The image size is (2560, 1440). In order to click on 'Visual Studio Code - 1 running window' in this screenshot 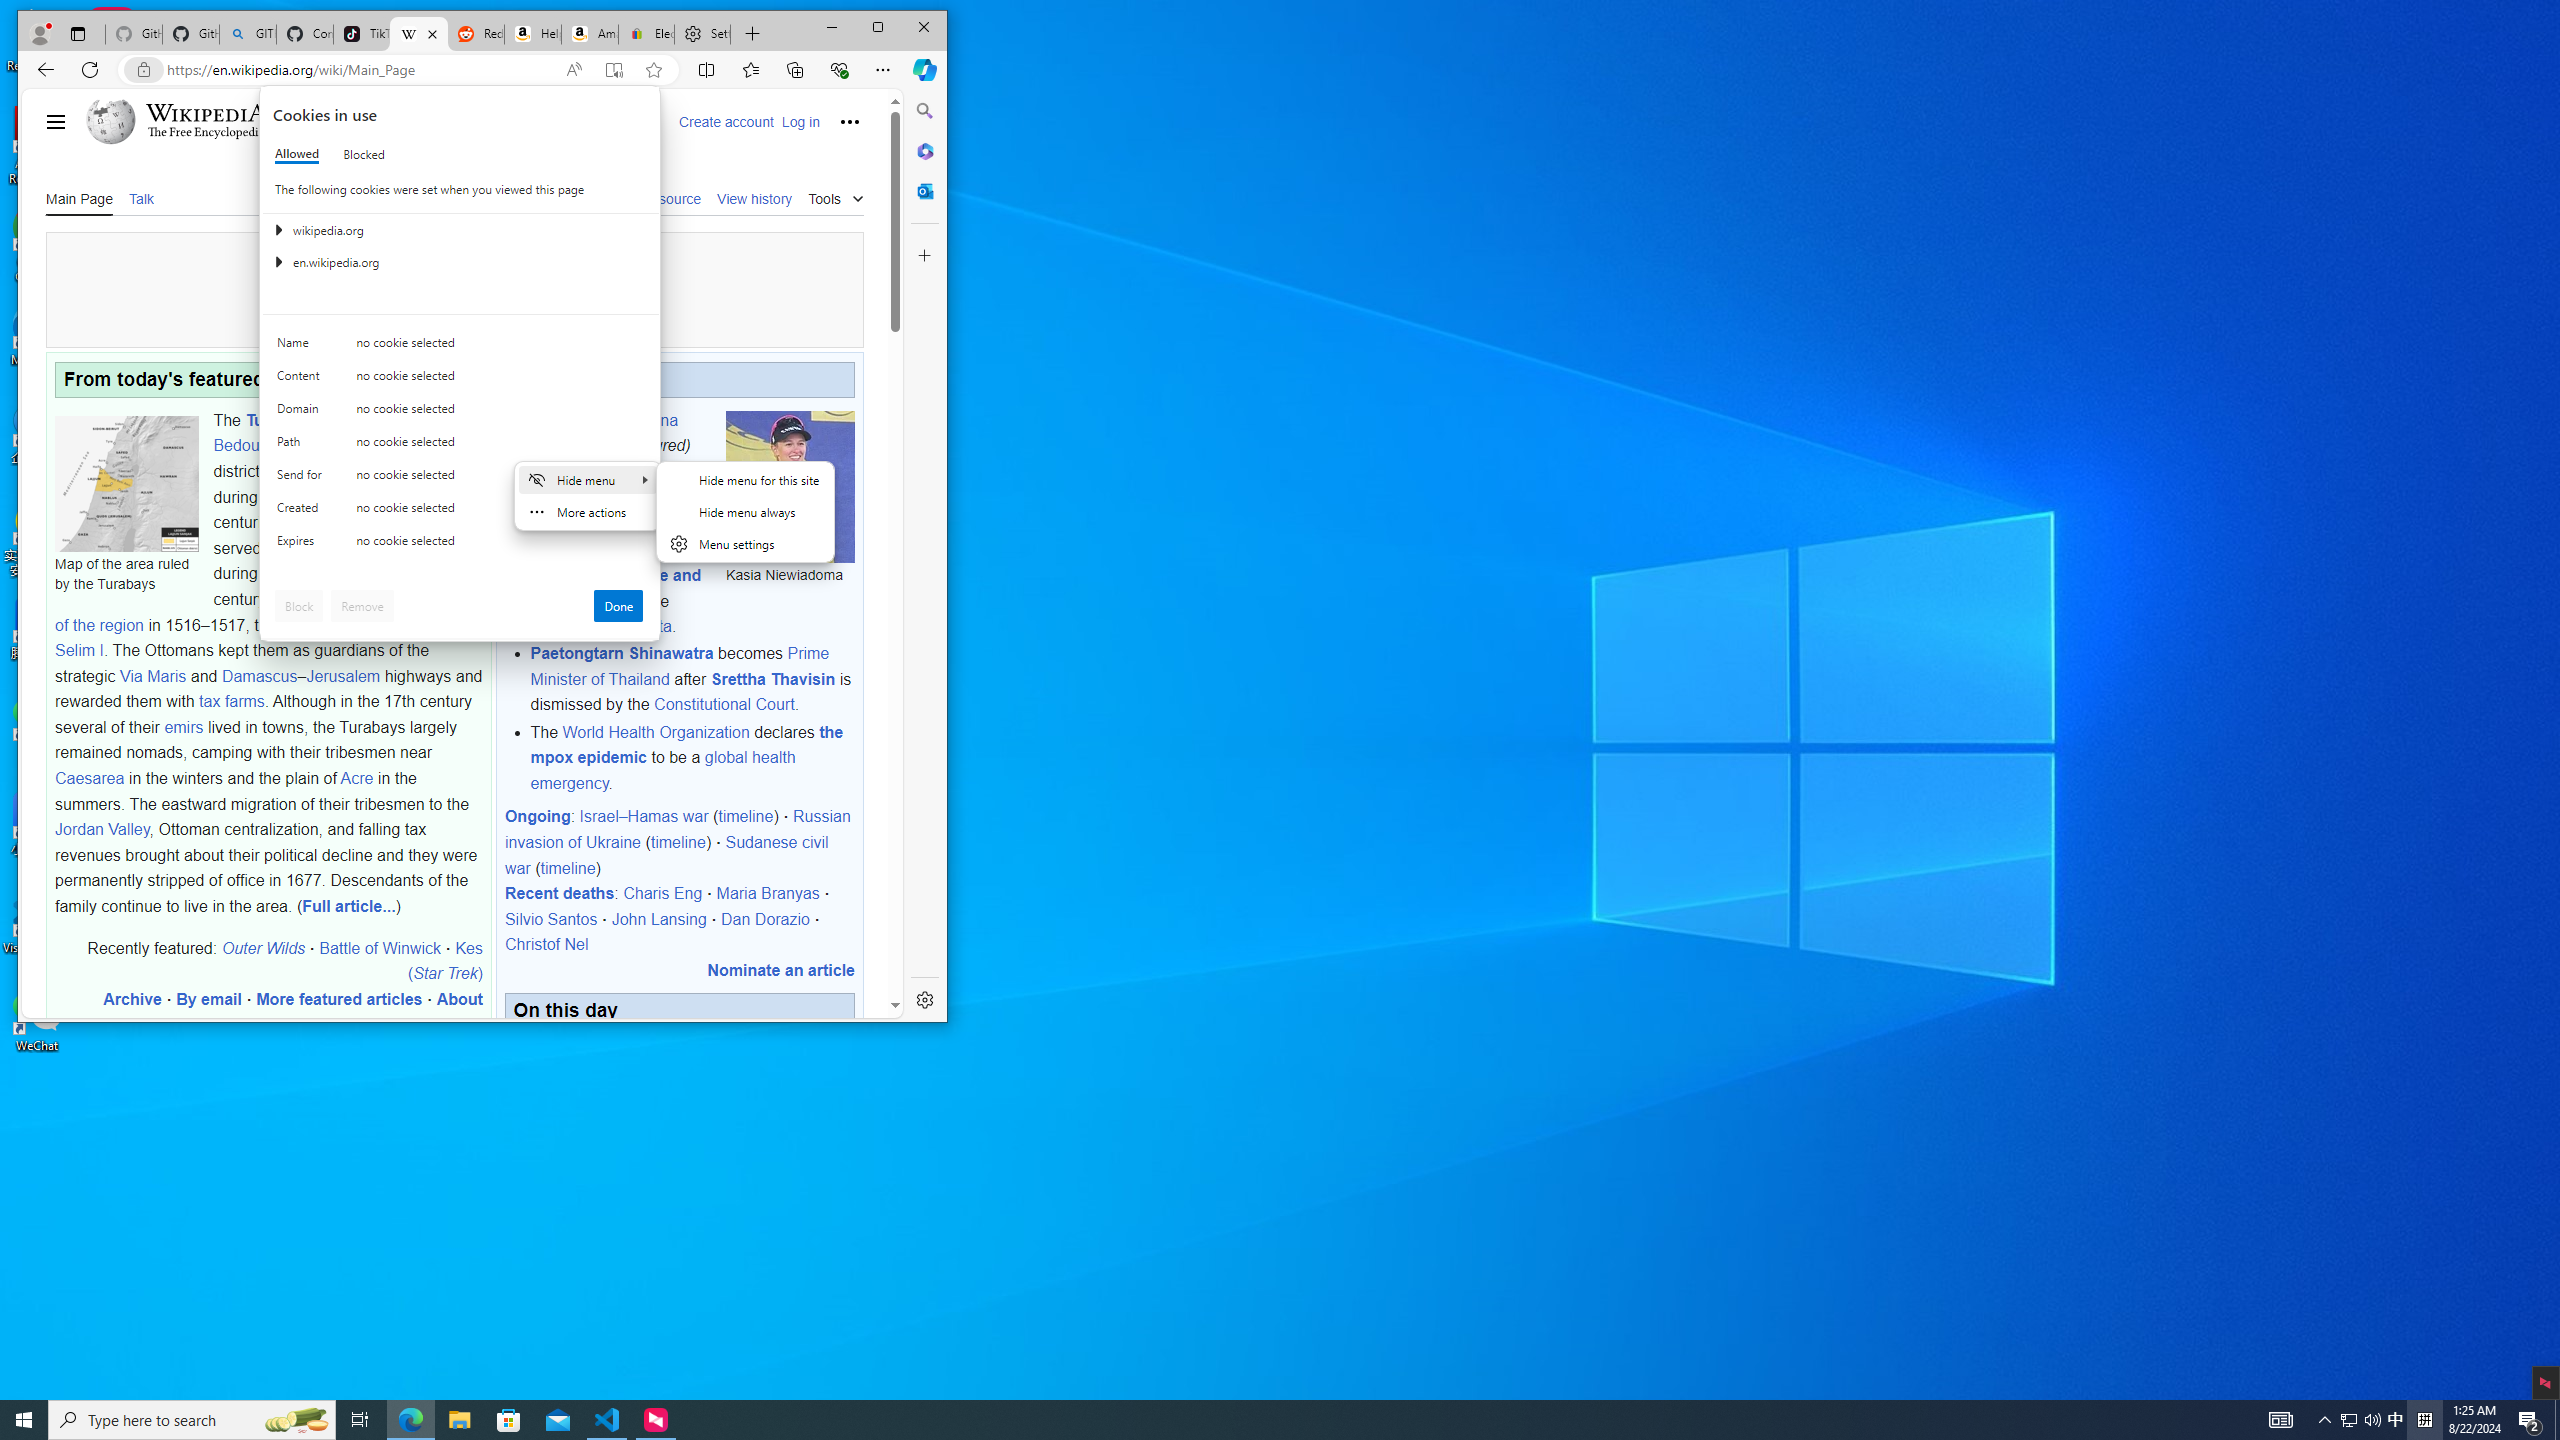, I will do `click(607, 1418)`.